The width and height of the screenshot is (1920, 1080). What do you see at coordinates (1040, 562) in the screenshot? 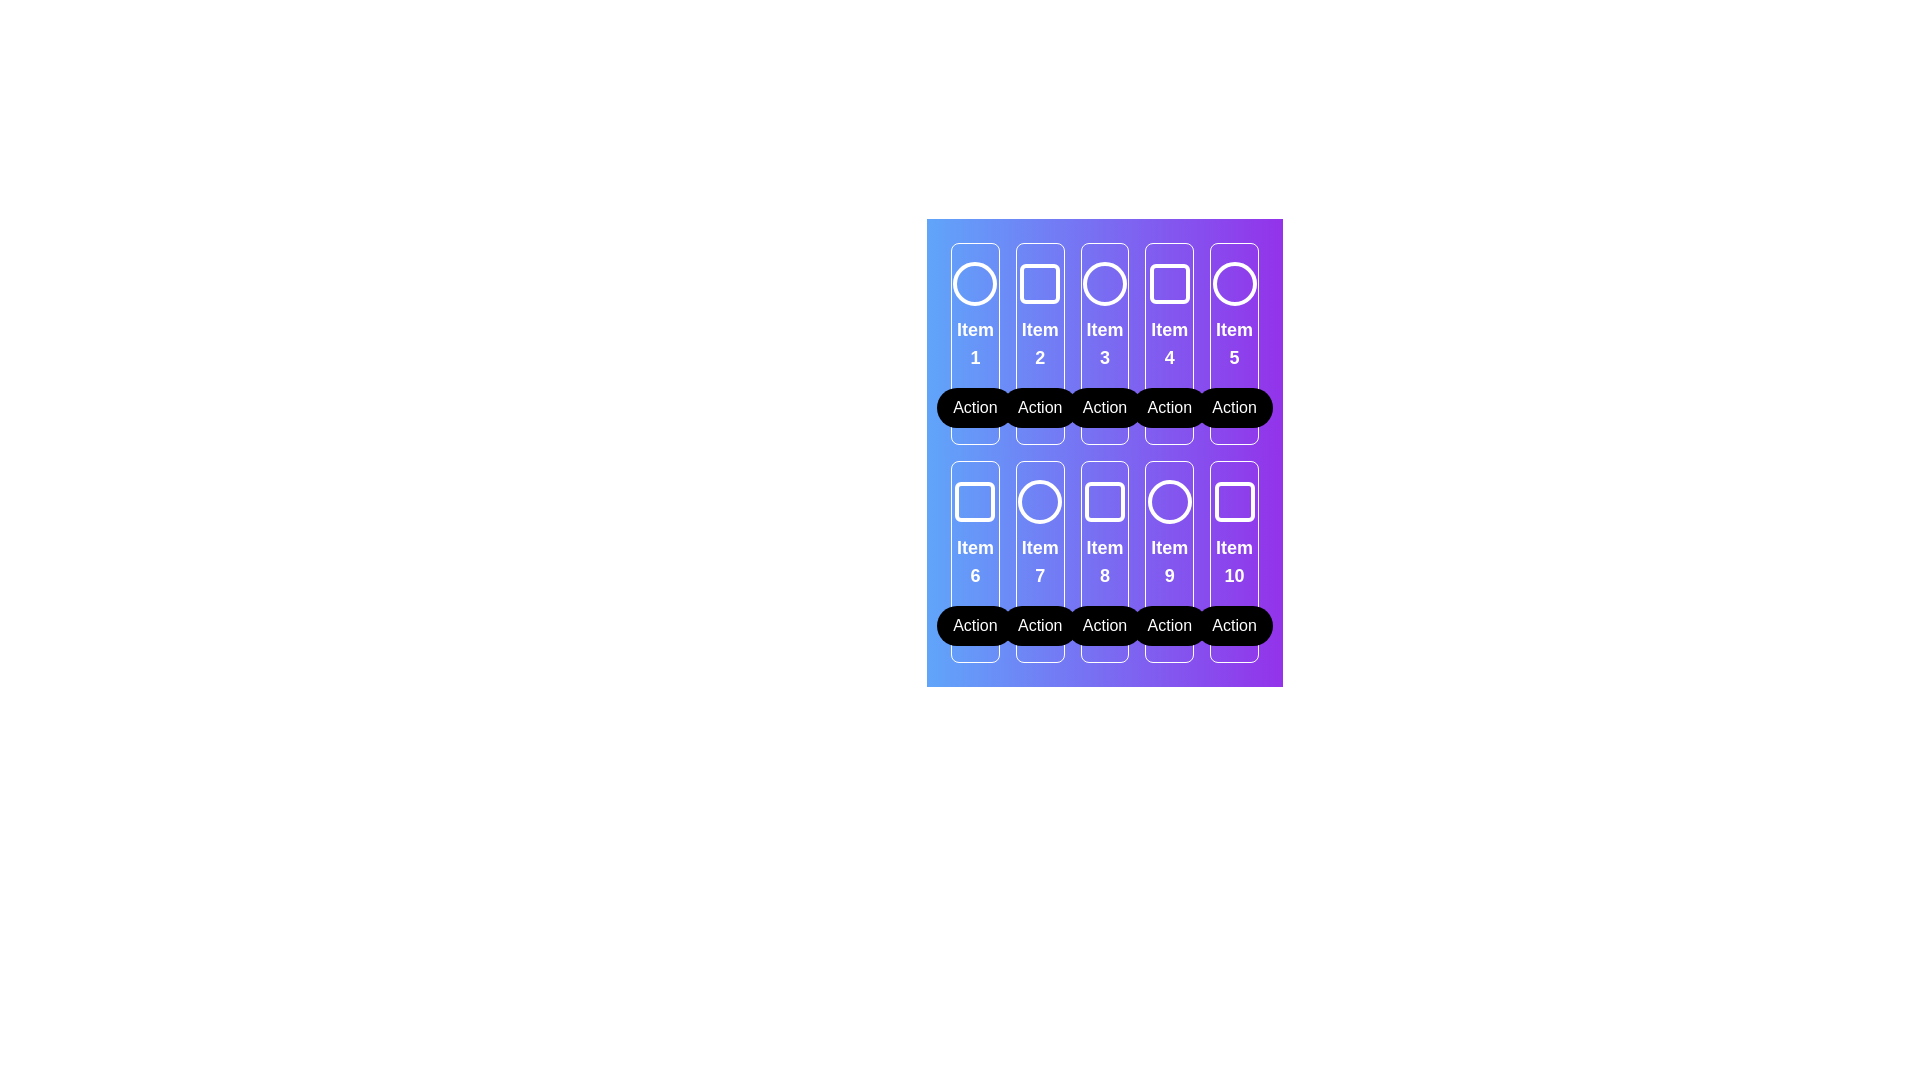
I see `the text 'Item 7' in the composite component that includes a circular icon and an interactive button labeled 'Action'` at bounding box center [1040, 562].